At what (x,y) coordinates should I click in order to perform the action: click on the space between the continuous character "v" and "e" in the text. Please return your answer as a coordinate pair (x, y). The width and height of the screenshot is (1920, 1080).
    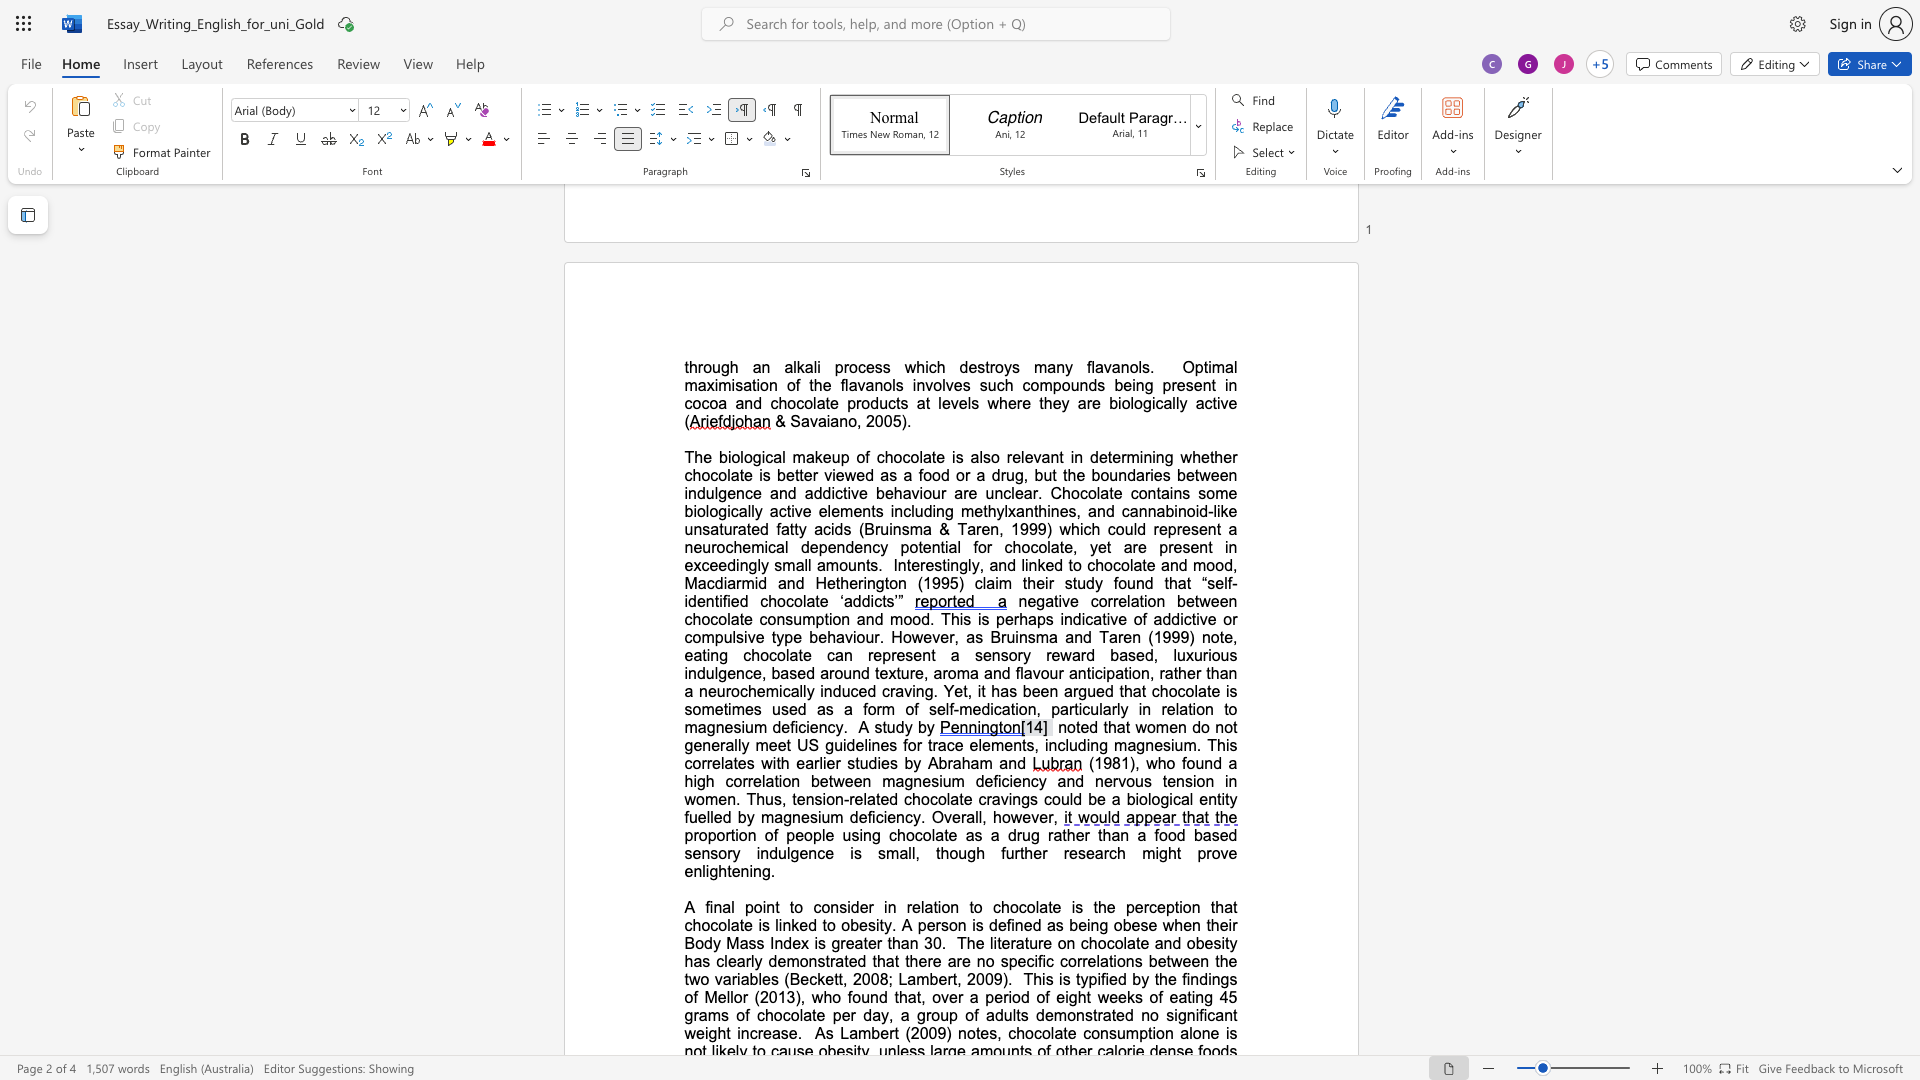
    Looking at the image, I should click on (1117, 618).